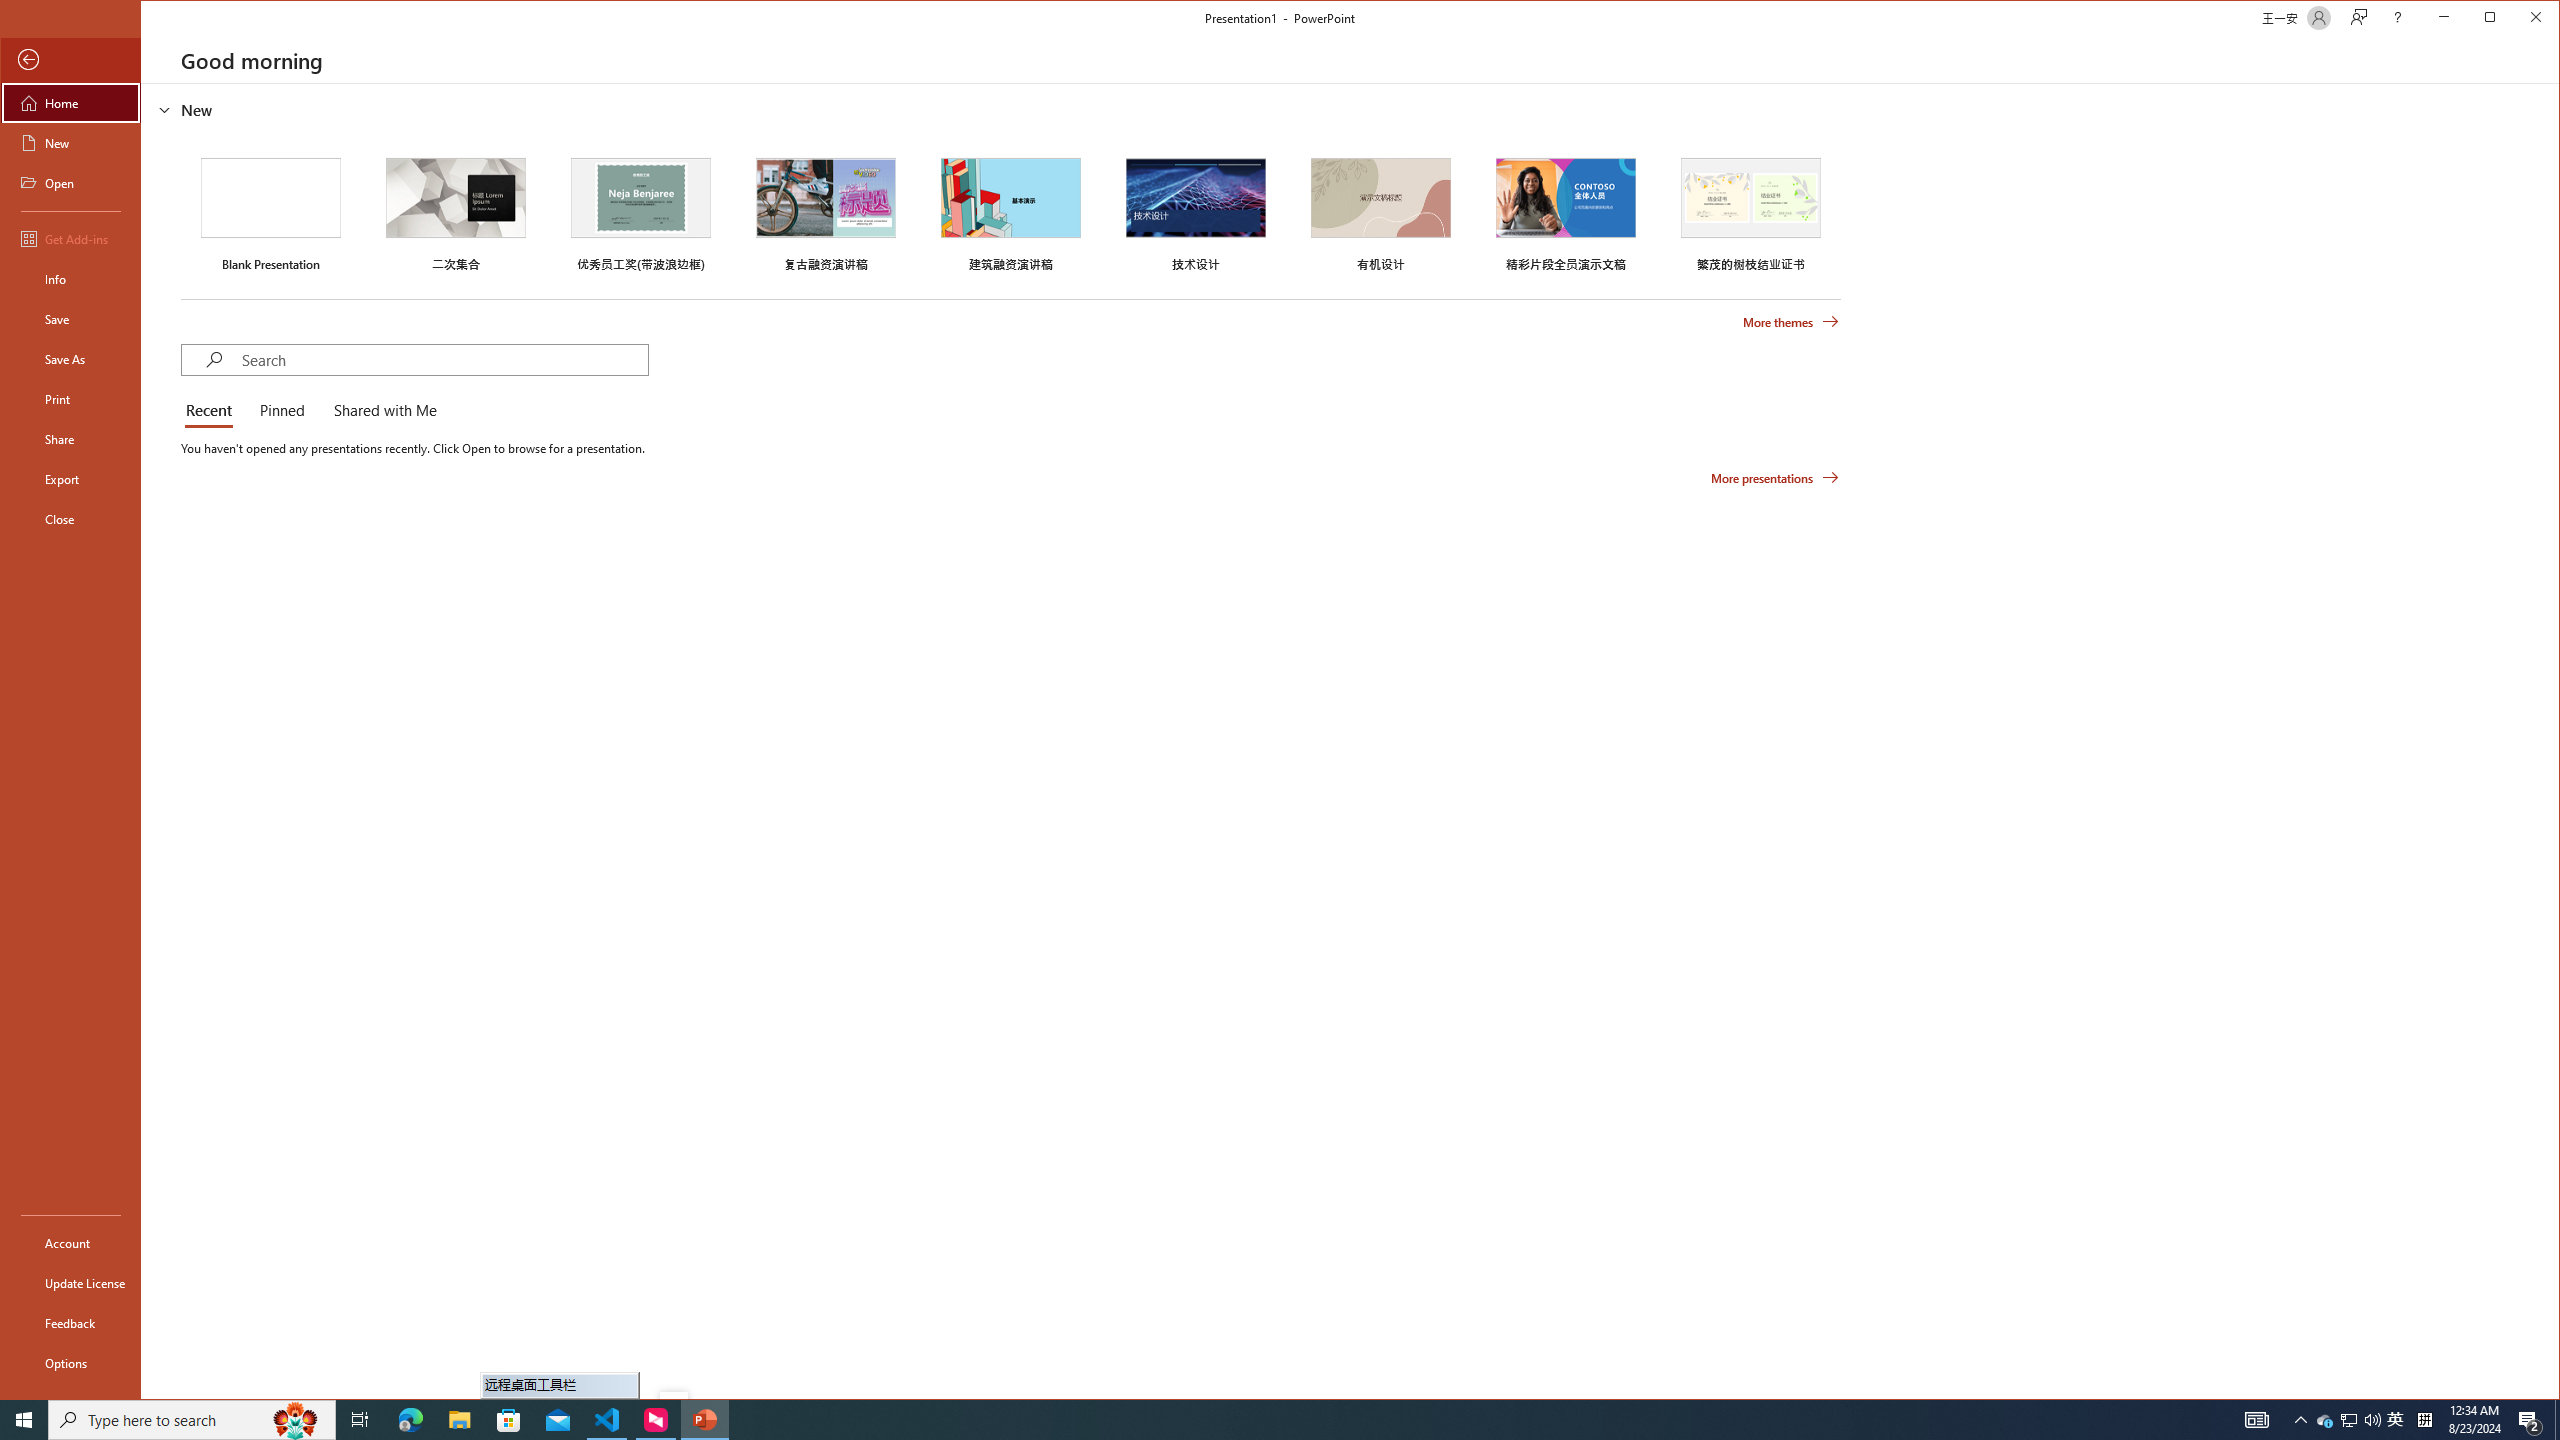 This screenshot has width=2560, height=1440. What do you see at coordinates (69, 238) in the screenshot?
I see `'Get Add-ins'` at bounding box center [69, 238].